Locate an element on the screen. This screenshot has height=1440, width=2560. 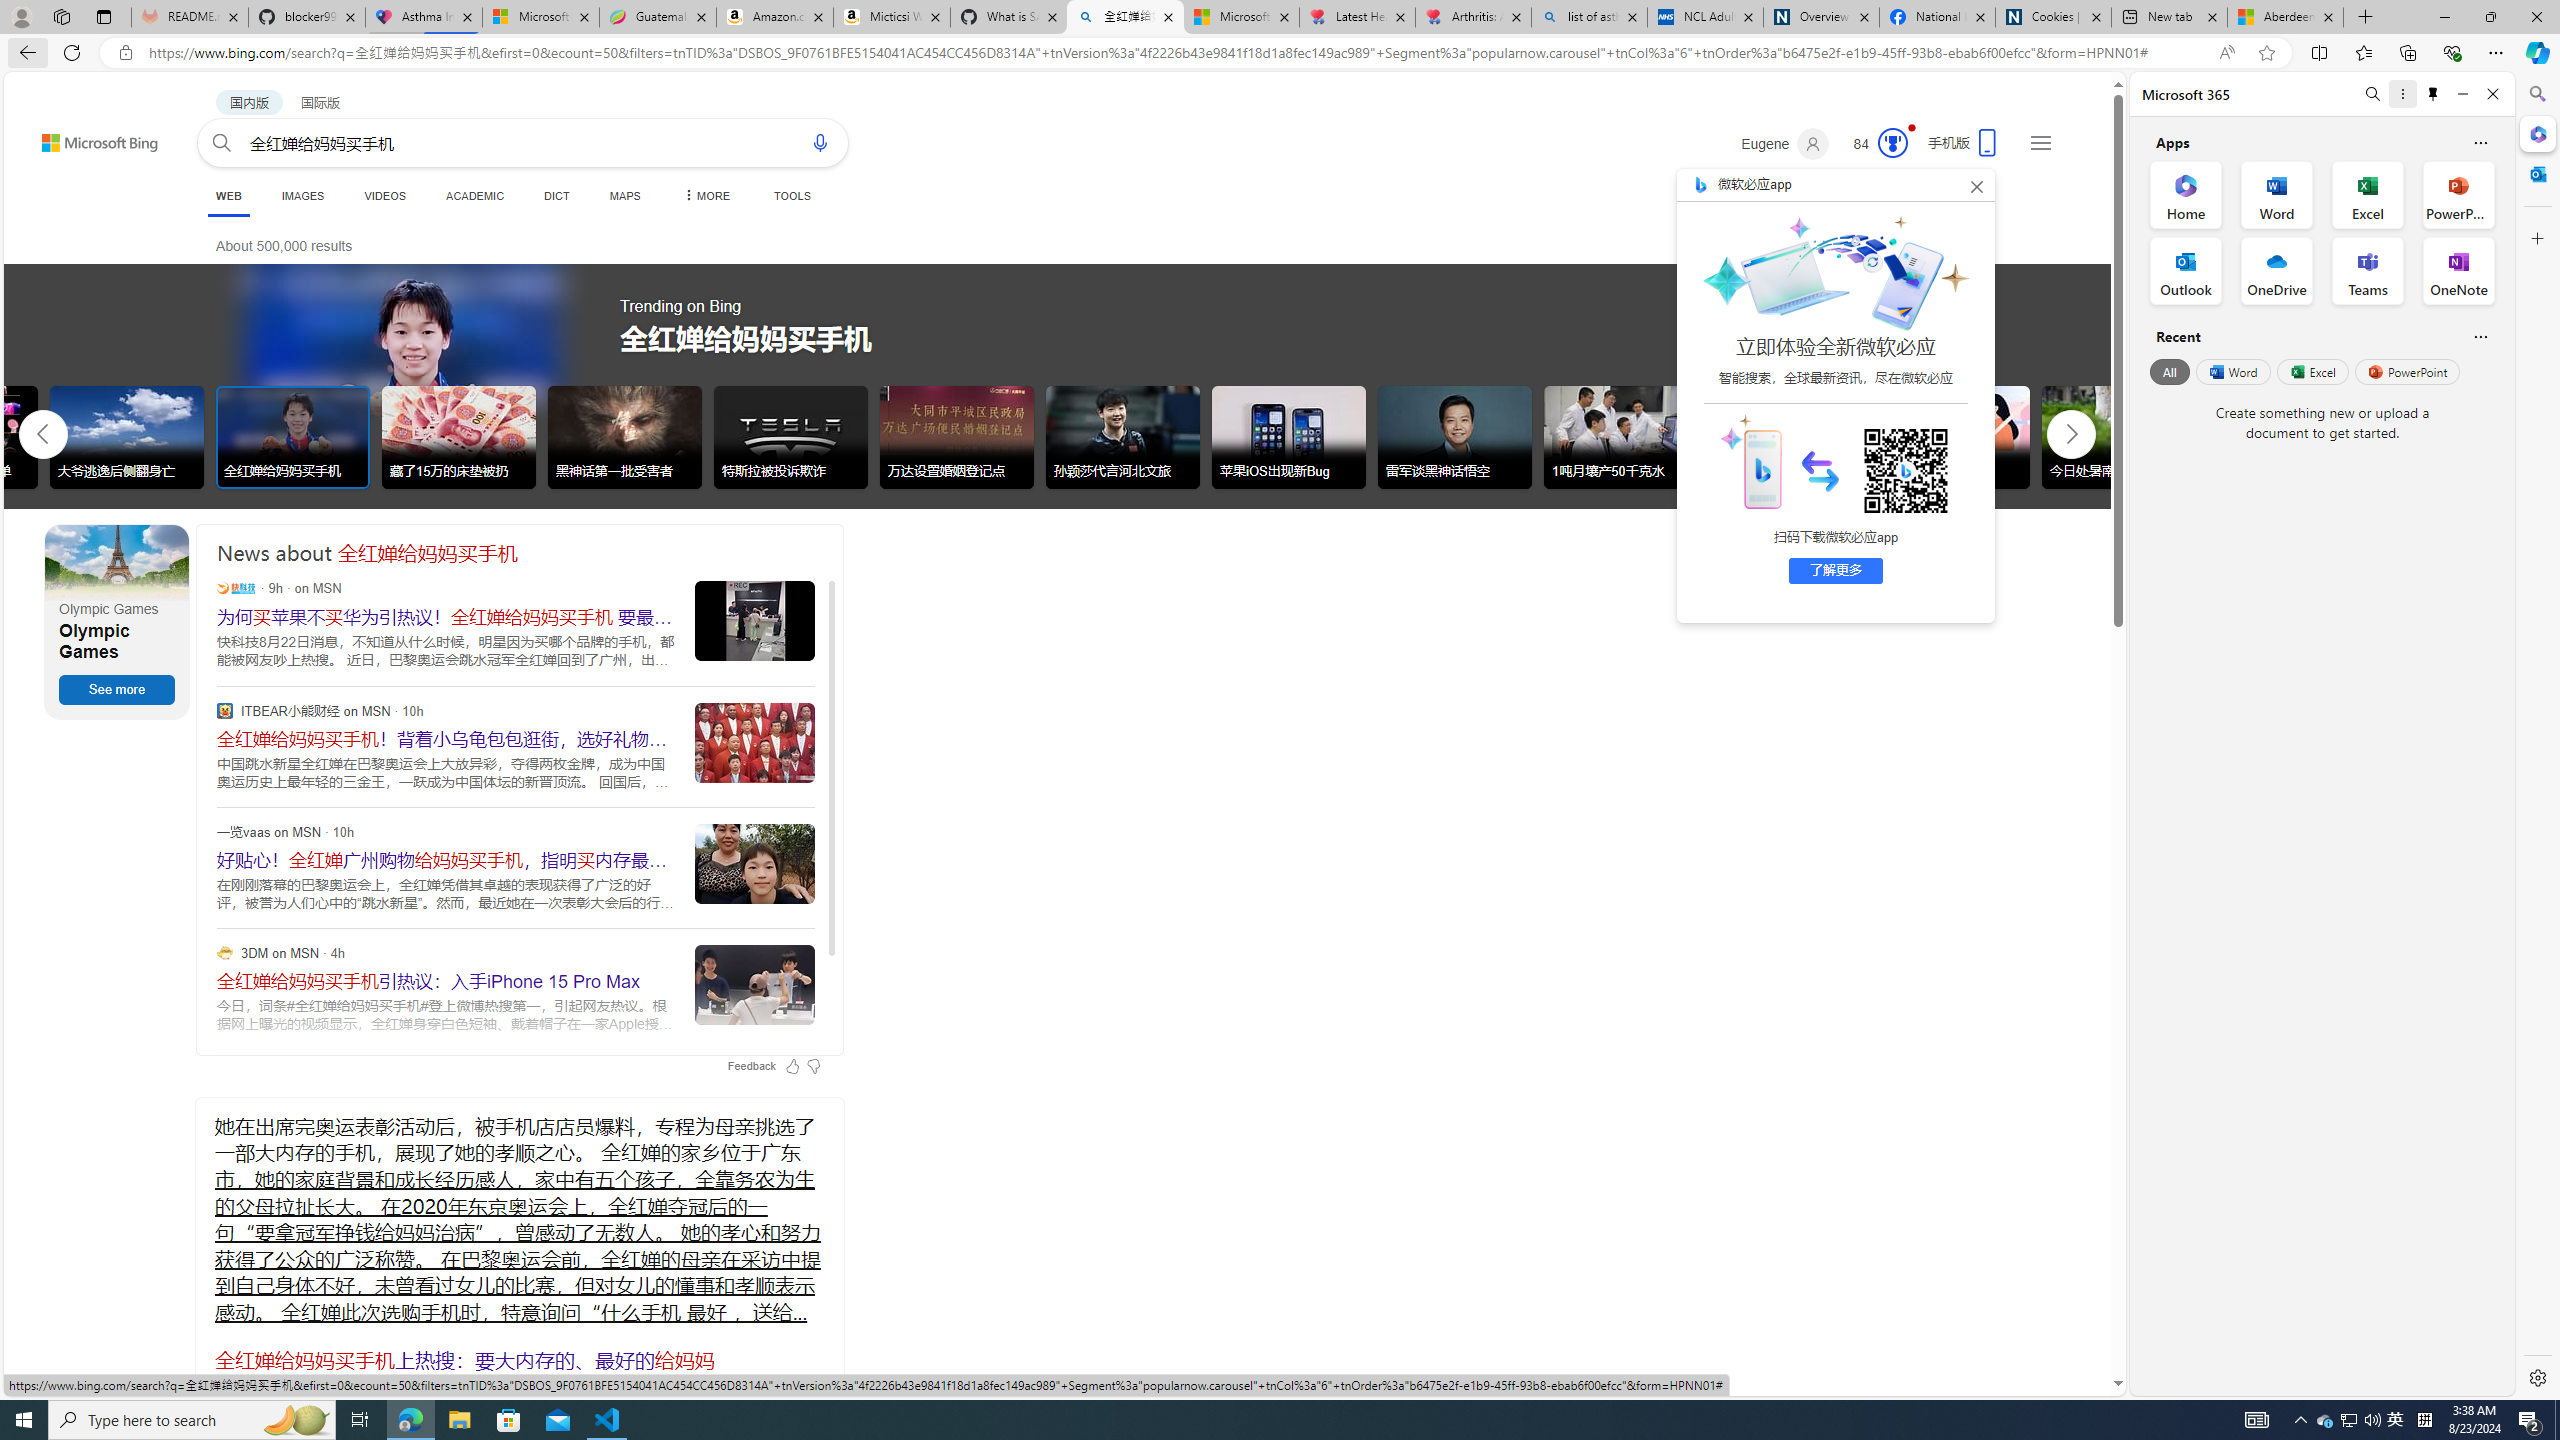
'Feedback Like' is located at coordinates (791, 1065).